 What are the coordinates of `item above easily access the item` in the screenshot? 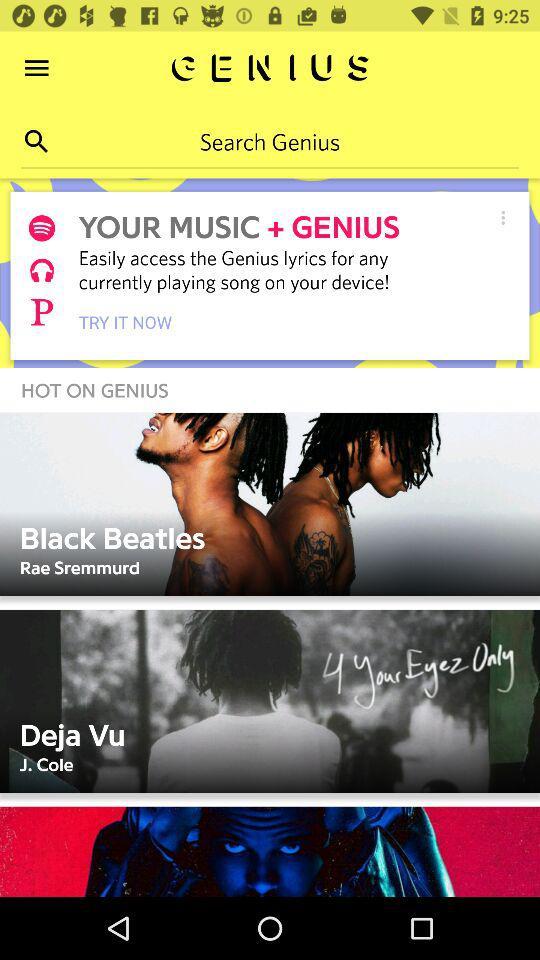 It's located at (502, 217).